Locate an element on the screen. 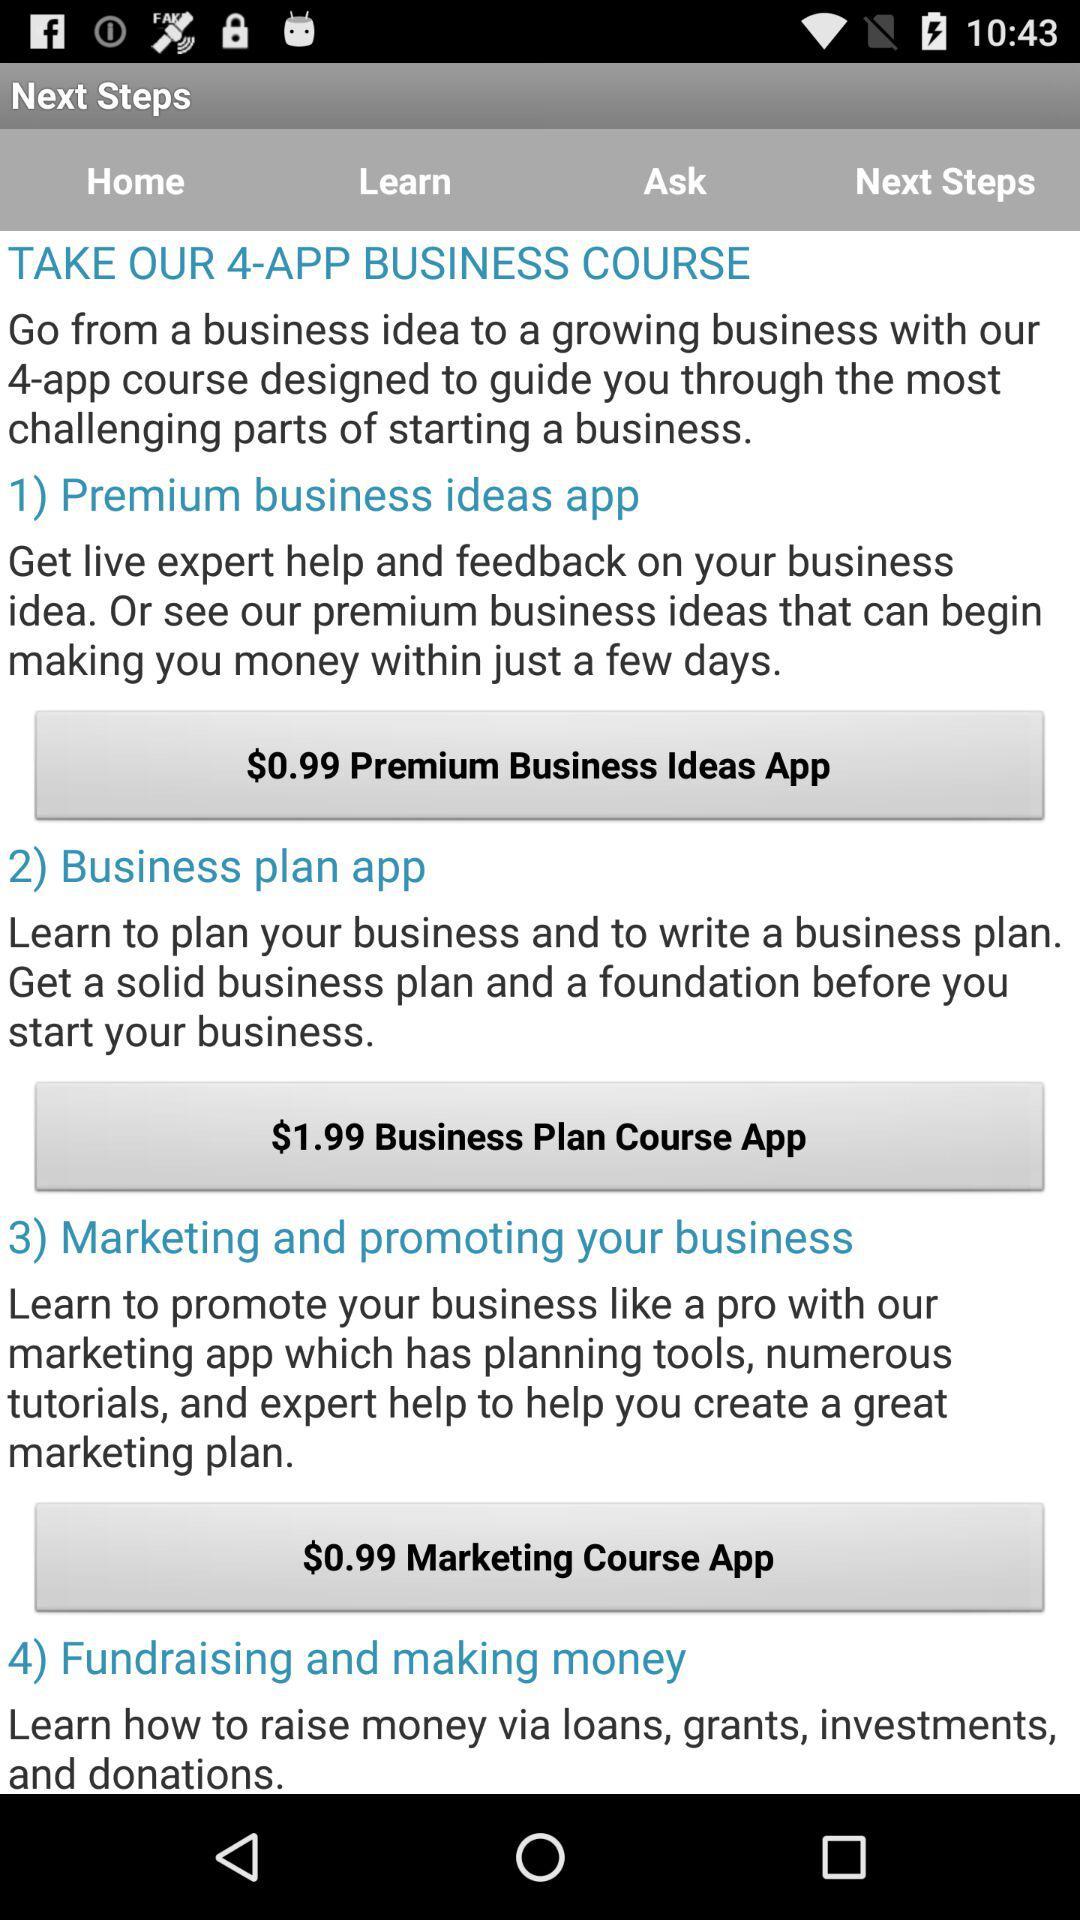  the ask is located at coordinates (675, 180).